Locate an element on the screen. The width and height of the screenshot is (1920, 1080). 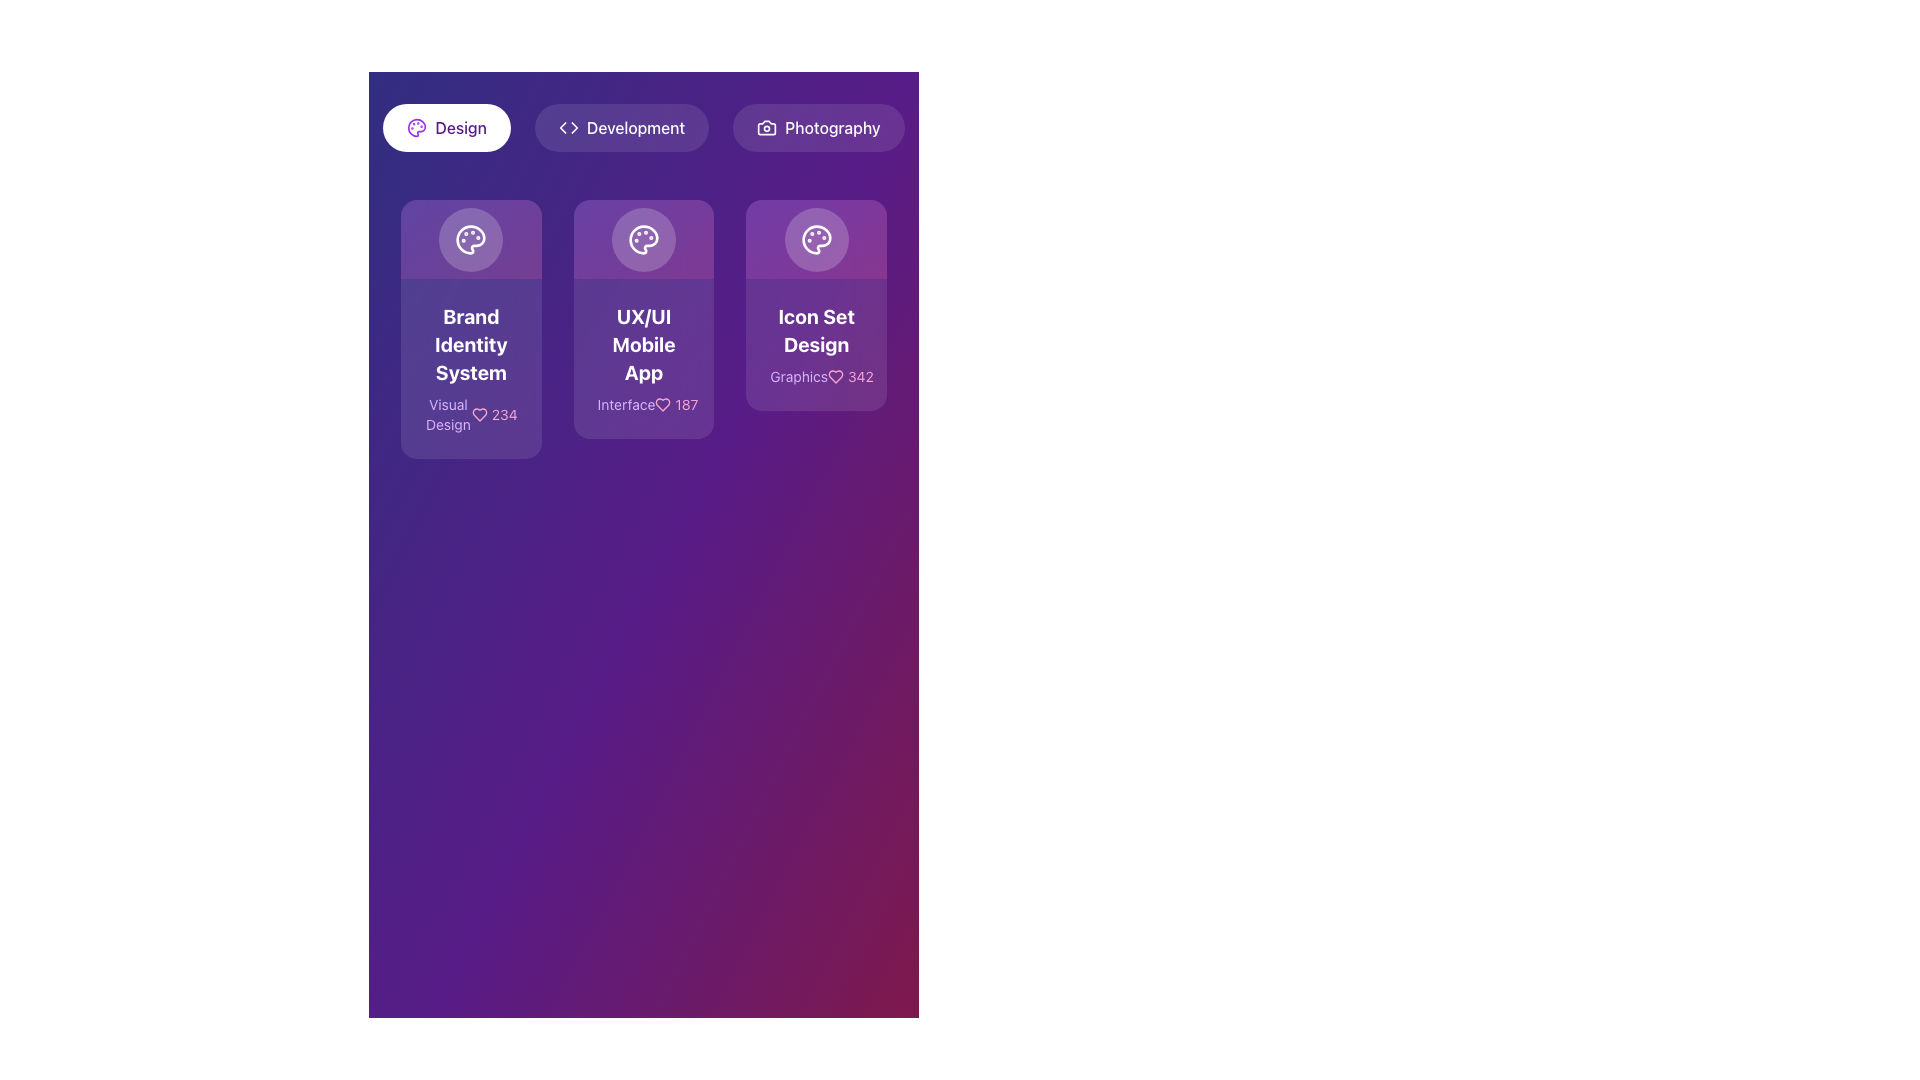
to select the card representing 'Icon Set Design', which is the third card in a horizontally aligned row below the 'Design' tab is located at coordinates (816, 305).